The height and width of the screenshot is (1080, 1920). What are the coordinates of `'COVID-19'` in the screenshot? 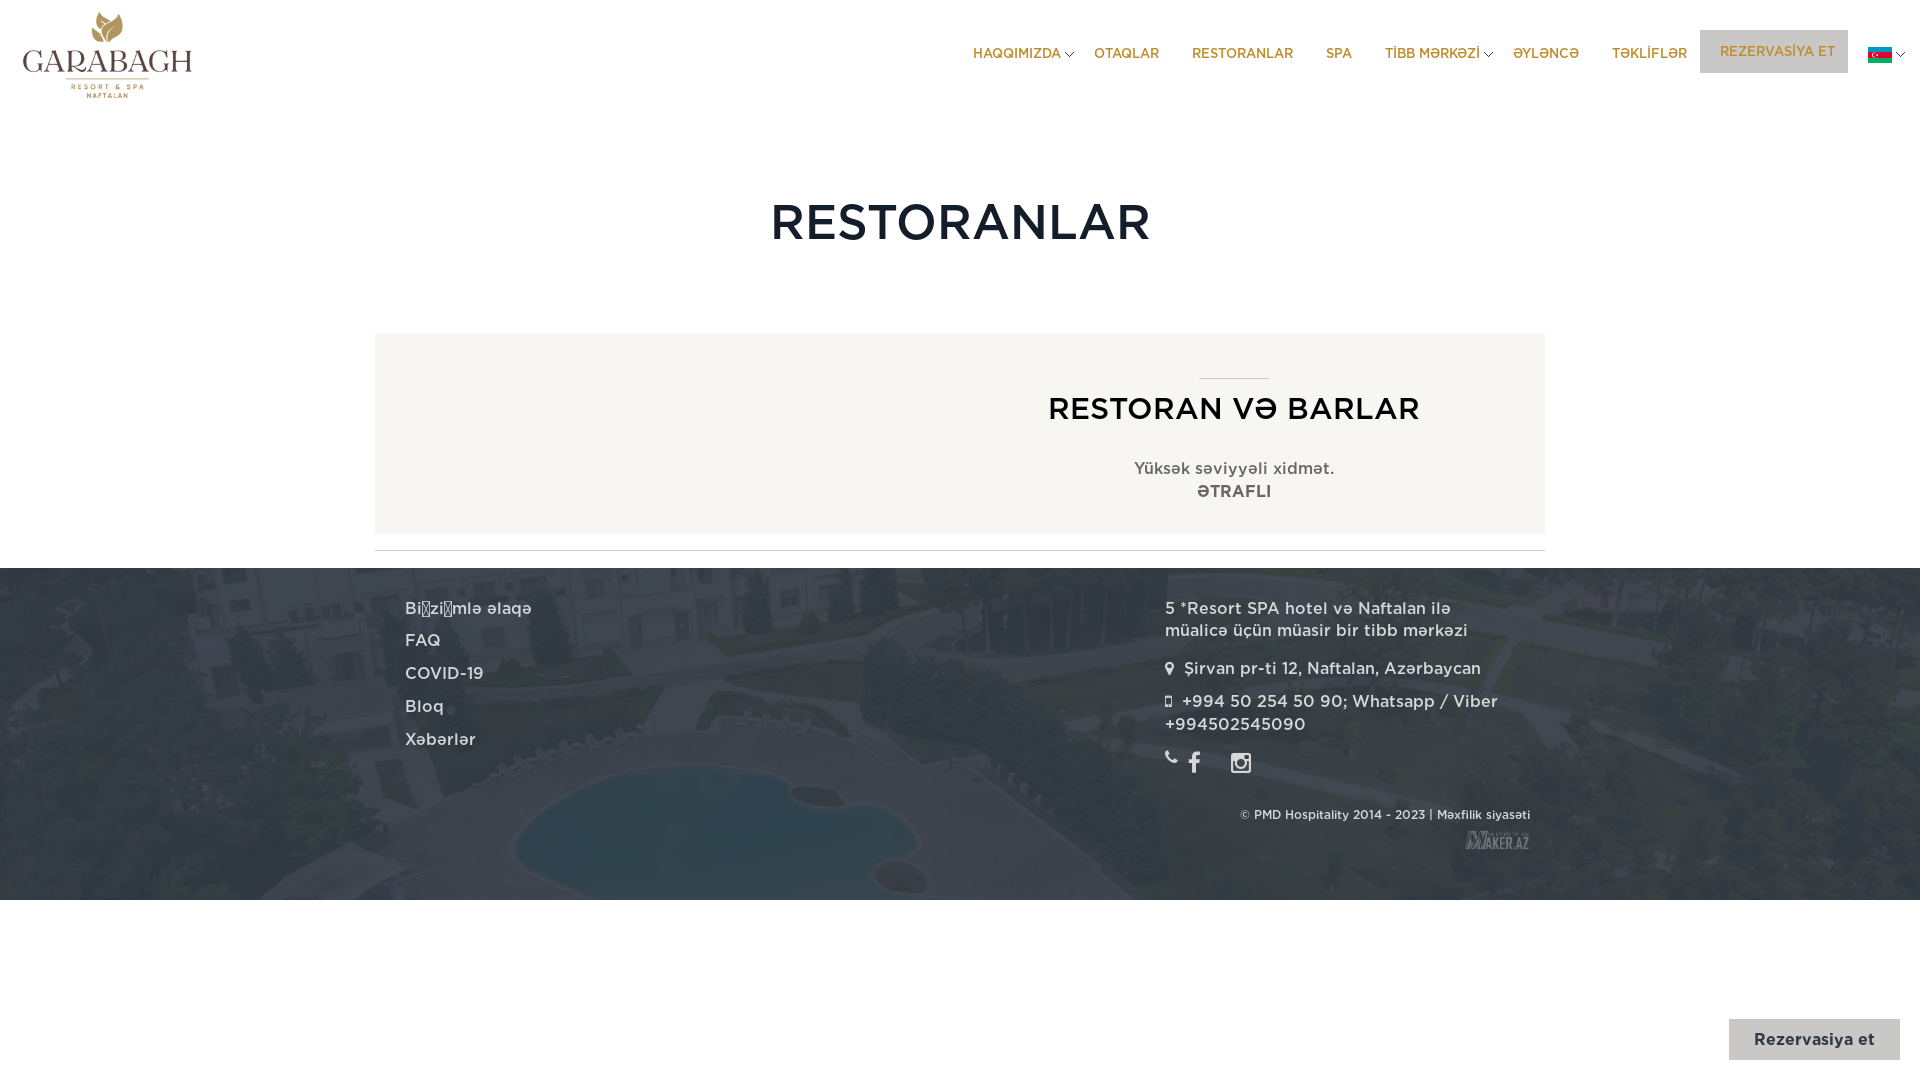 It's located at (443, 673).